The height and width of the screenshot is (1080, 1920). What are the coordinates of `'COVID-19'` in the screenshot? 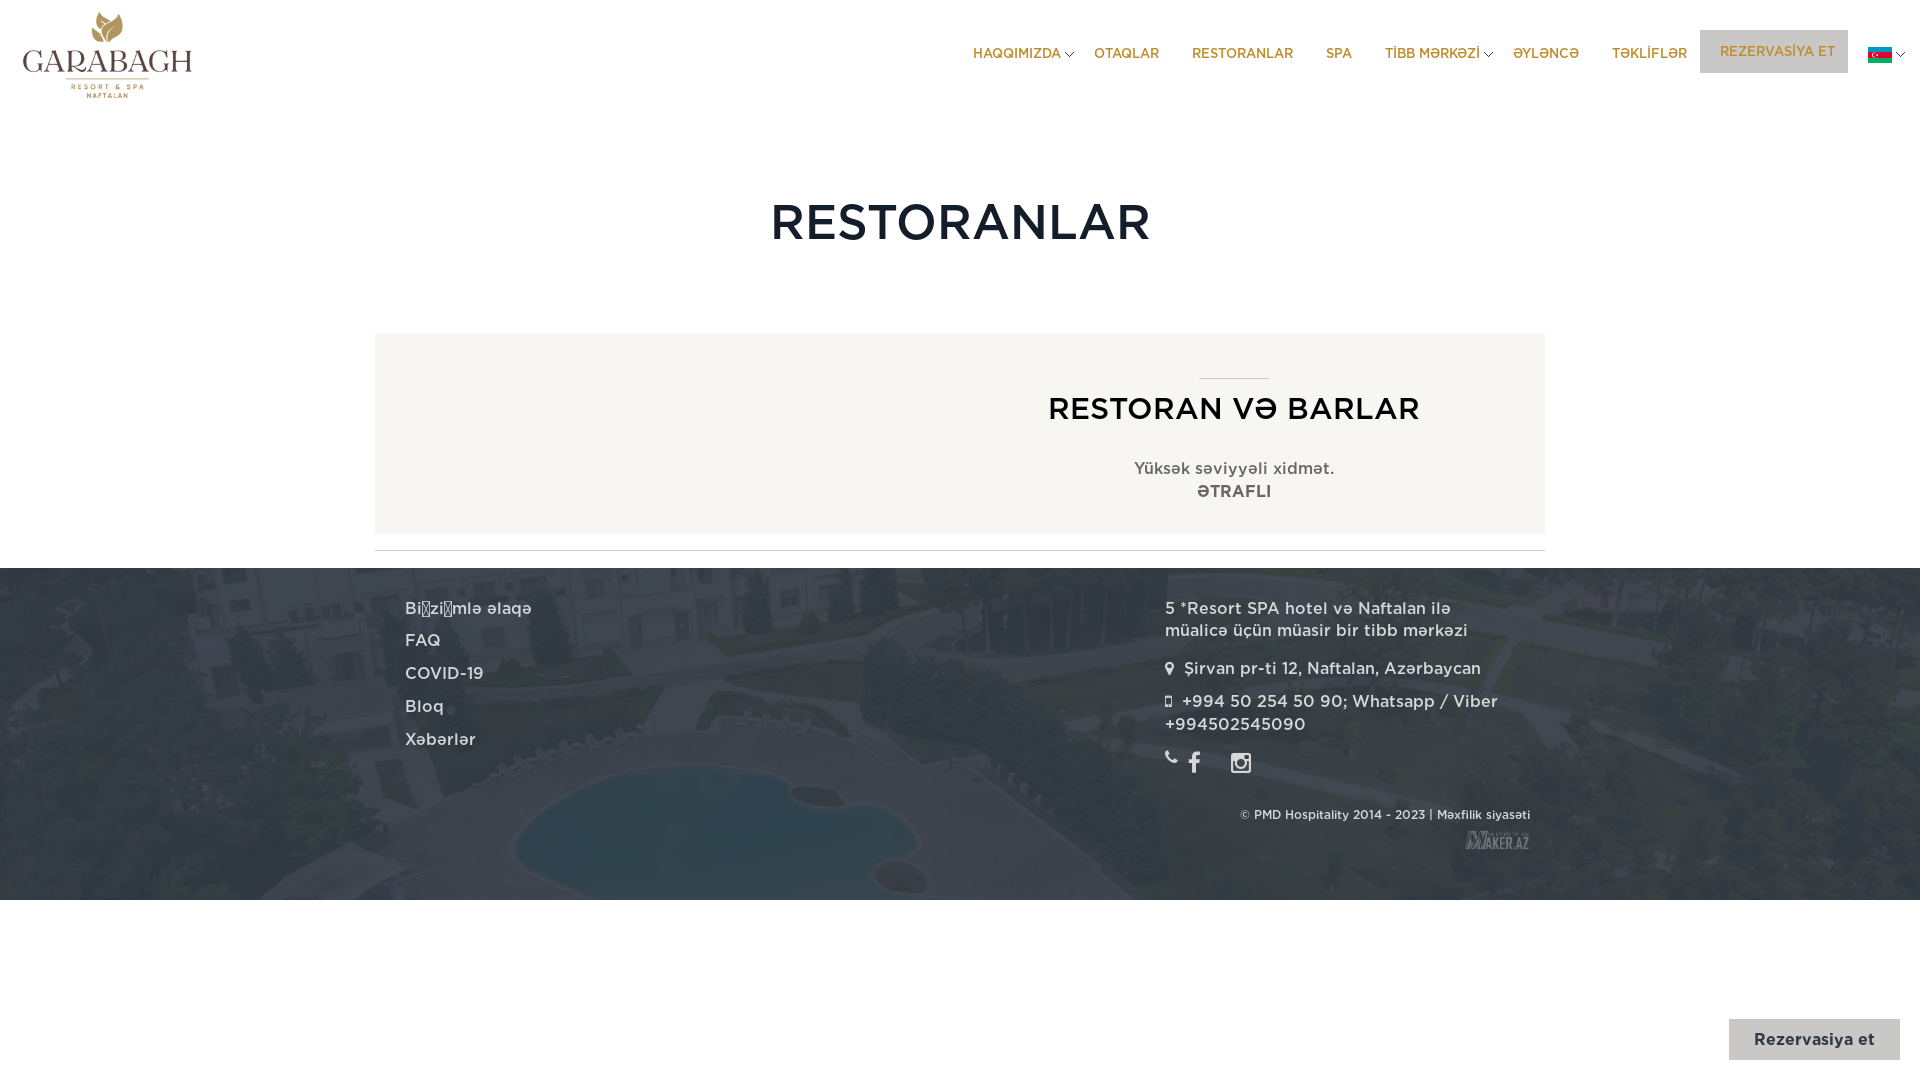 It's located at (443, 673).